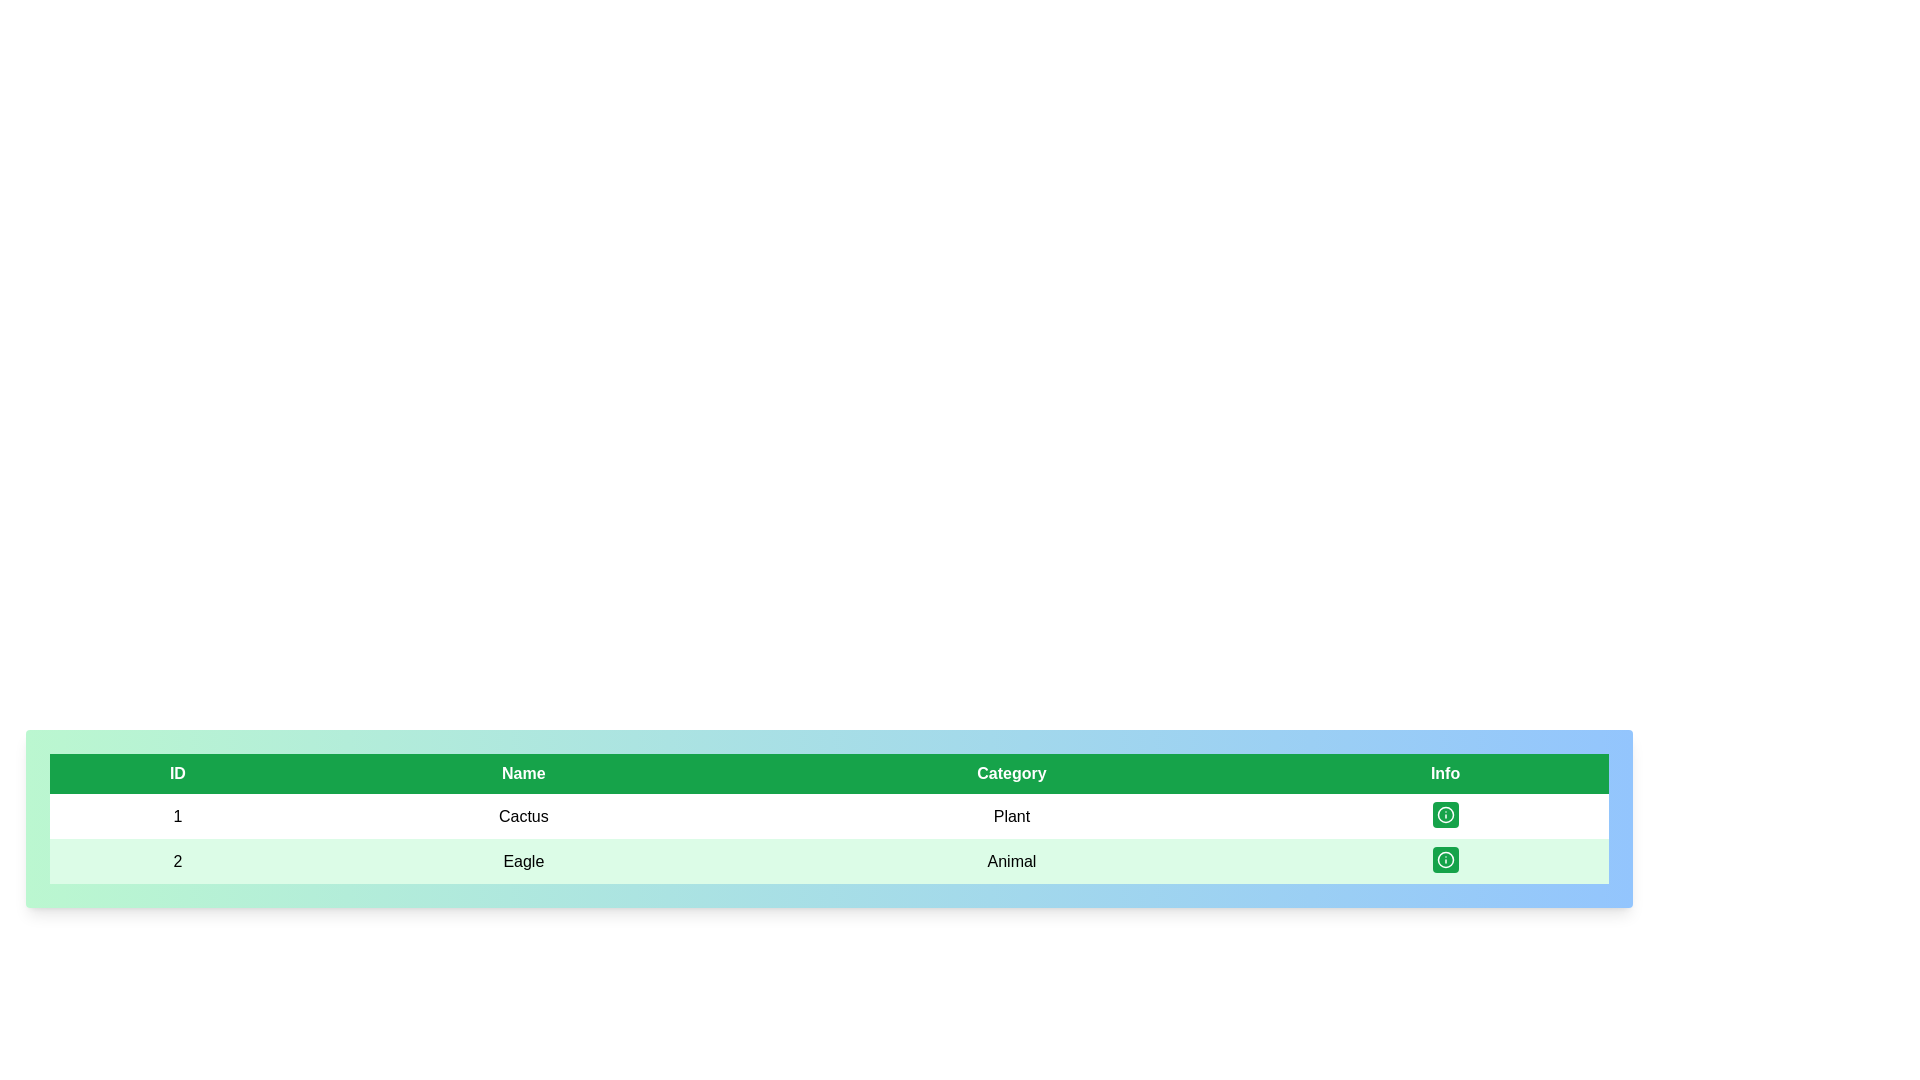 The image size is (1920, 1080). What do you see at coordinates (1445, 859) in the screenshot?
I see `the circular information icon in the 'Info' column of the second row, which corresponds to '2 - Eagle - Animal'` at bounding box center [1445, 859].